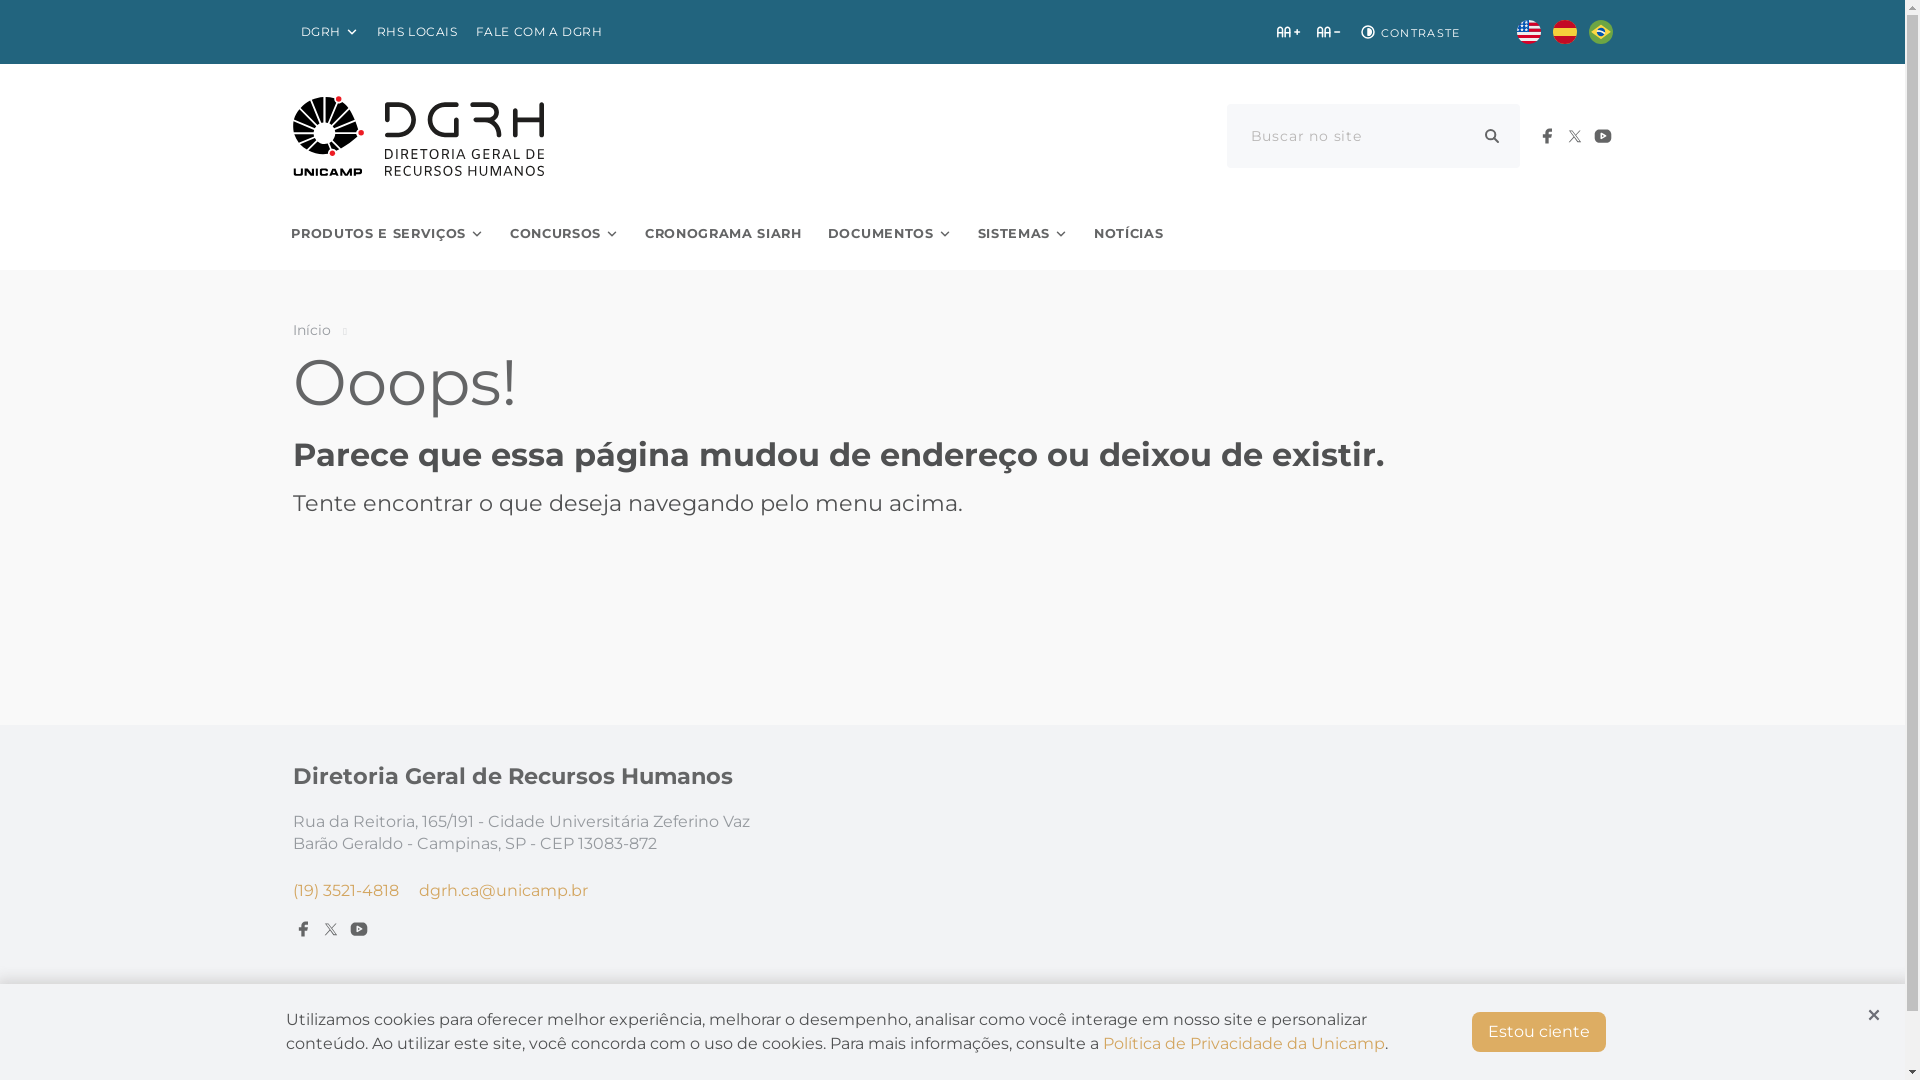 The height and width of the screenshot is (1080, 1920). I want to click on 'Fechar', so click(1872, 1014).